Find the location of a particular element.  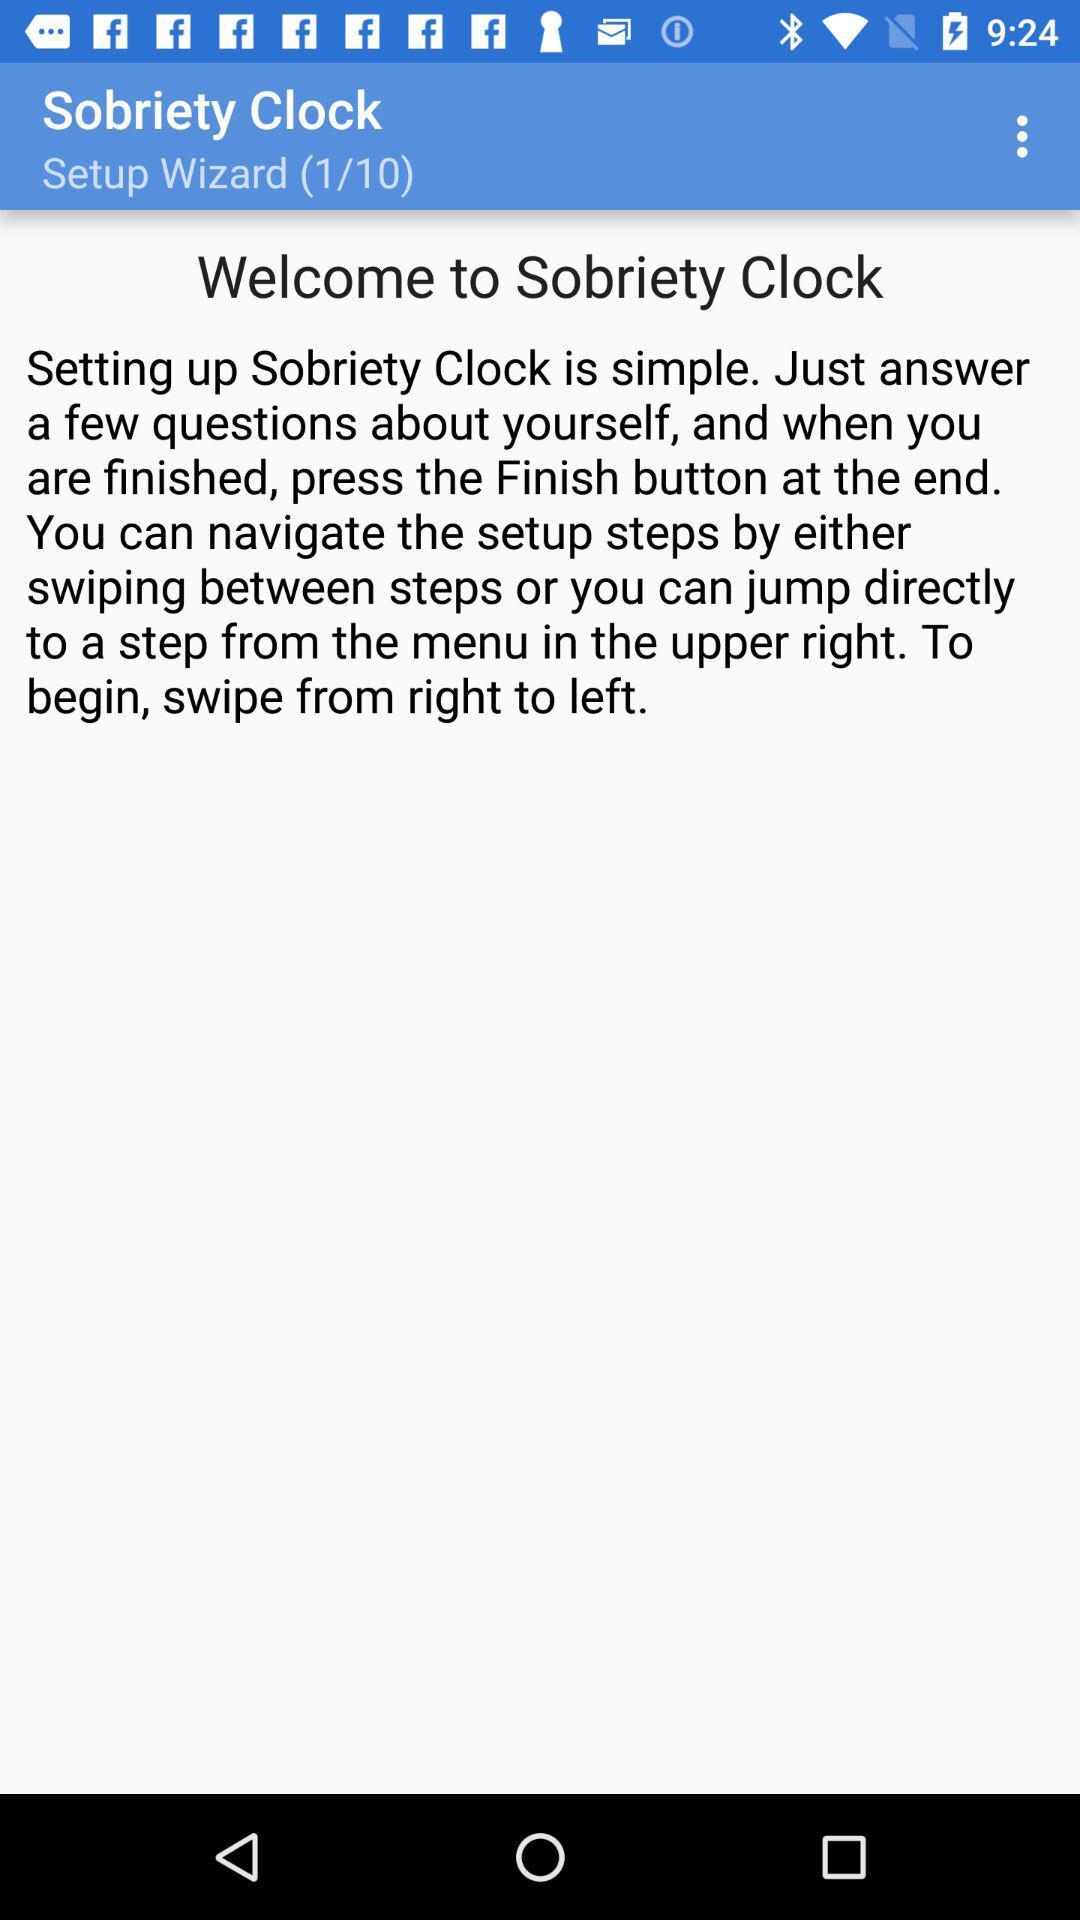

item above setting up sobriety icon is located at coordinates (1027, 135).